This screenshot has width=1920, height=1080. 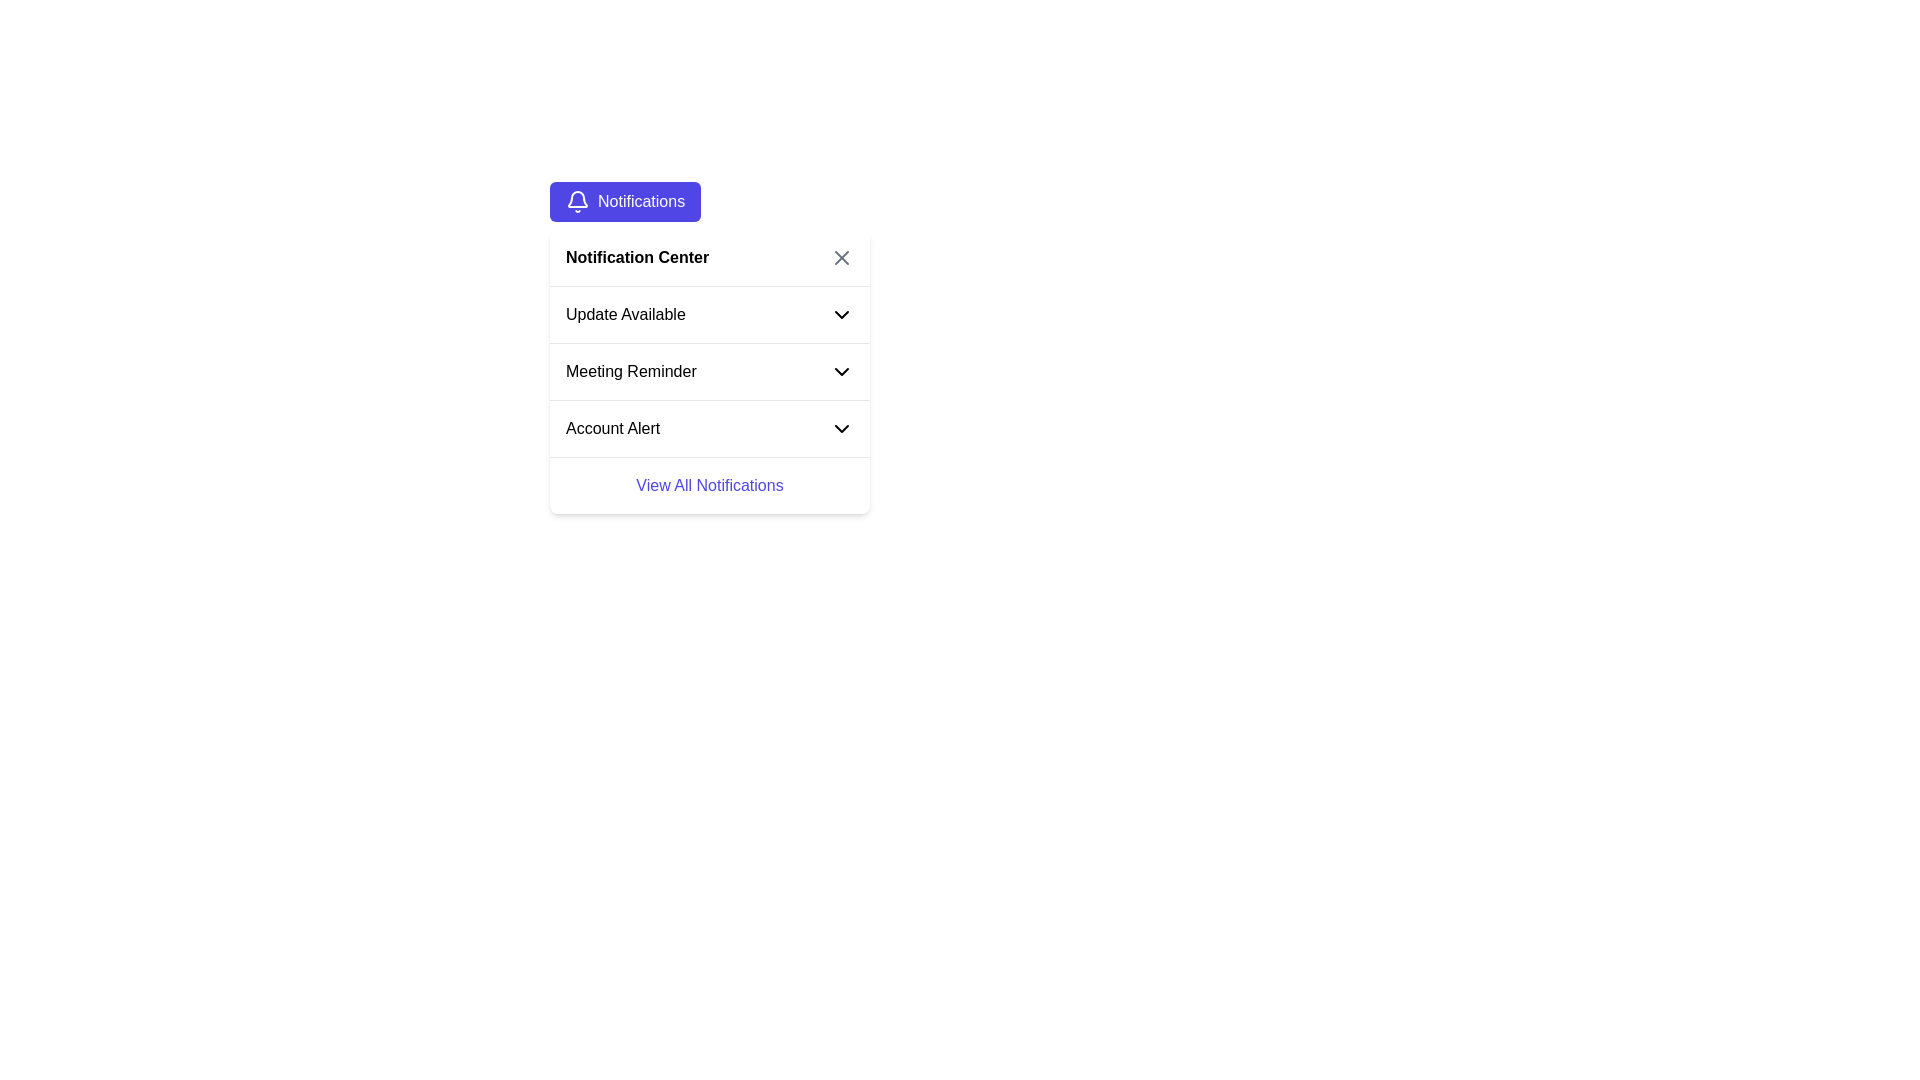 What do you see at coordinates (612, 427) in the screenshot?
I see `the static text element labeled 'Account Alert', which indicates a specific notification category within the notification dropdown menu` at bounding box center [612, 427].